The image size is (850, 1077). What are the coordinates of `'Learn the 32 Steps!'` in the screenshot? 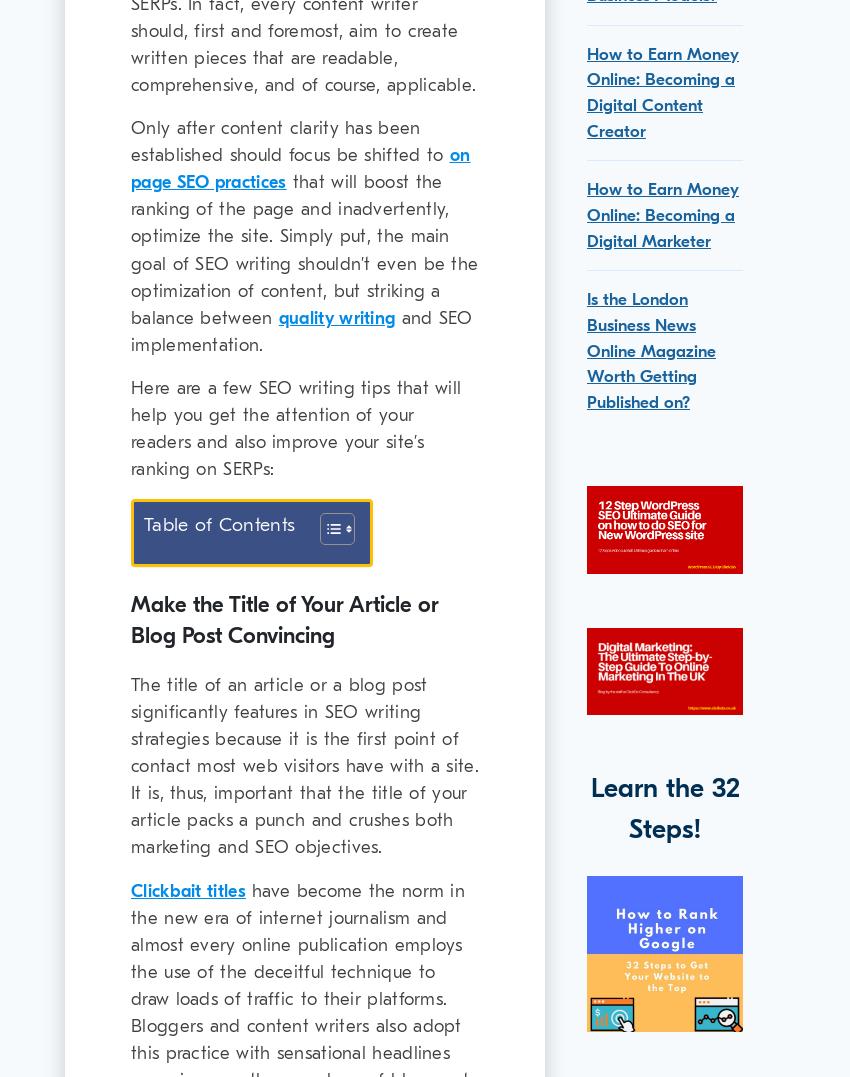 It's located at (664, 809).